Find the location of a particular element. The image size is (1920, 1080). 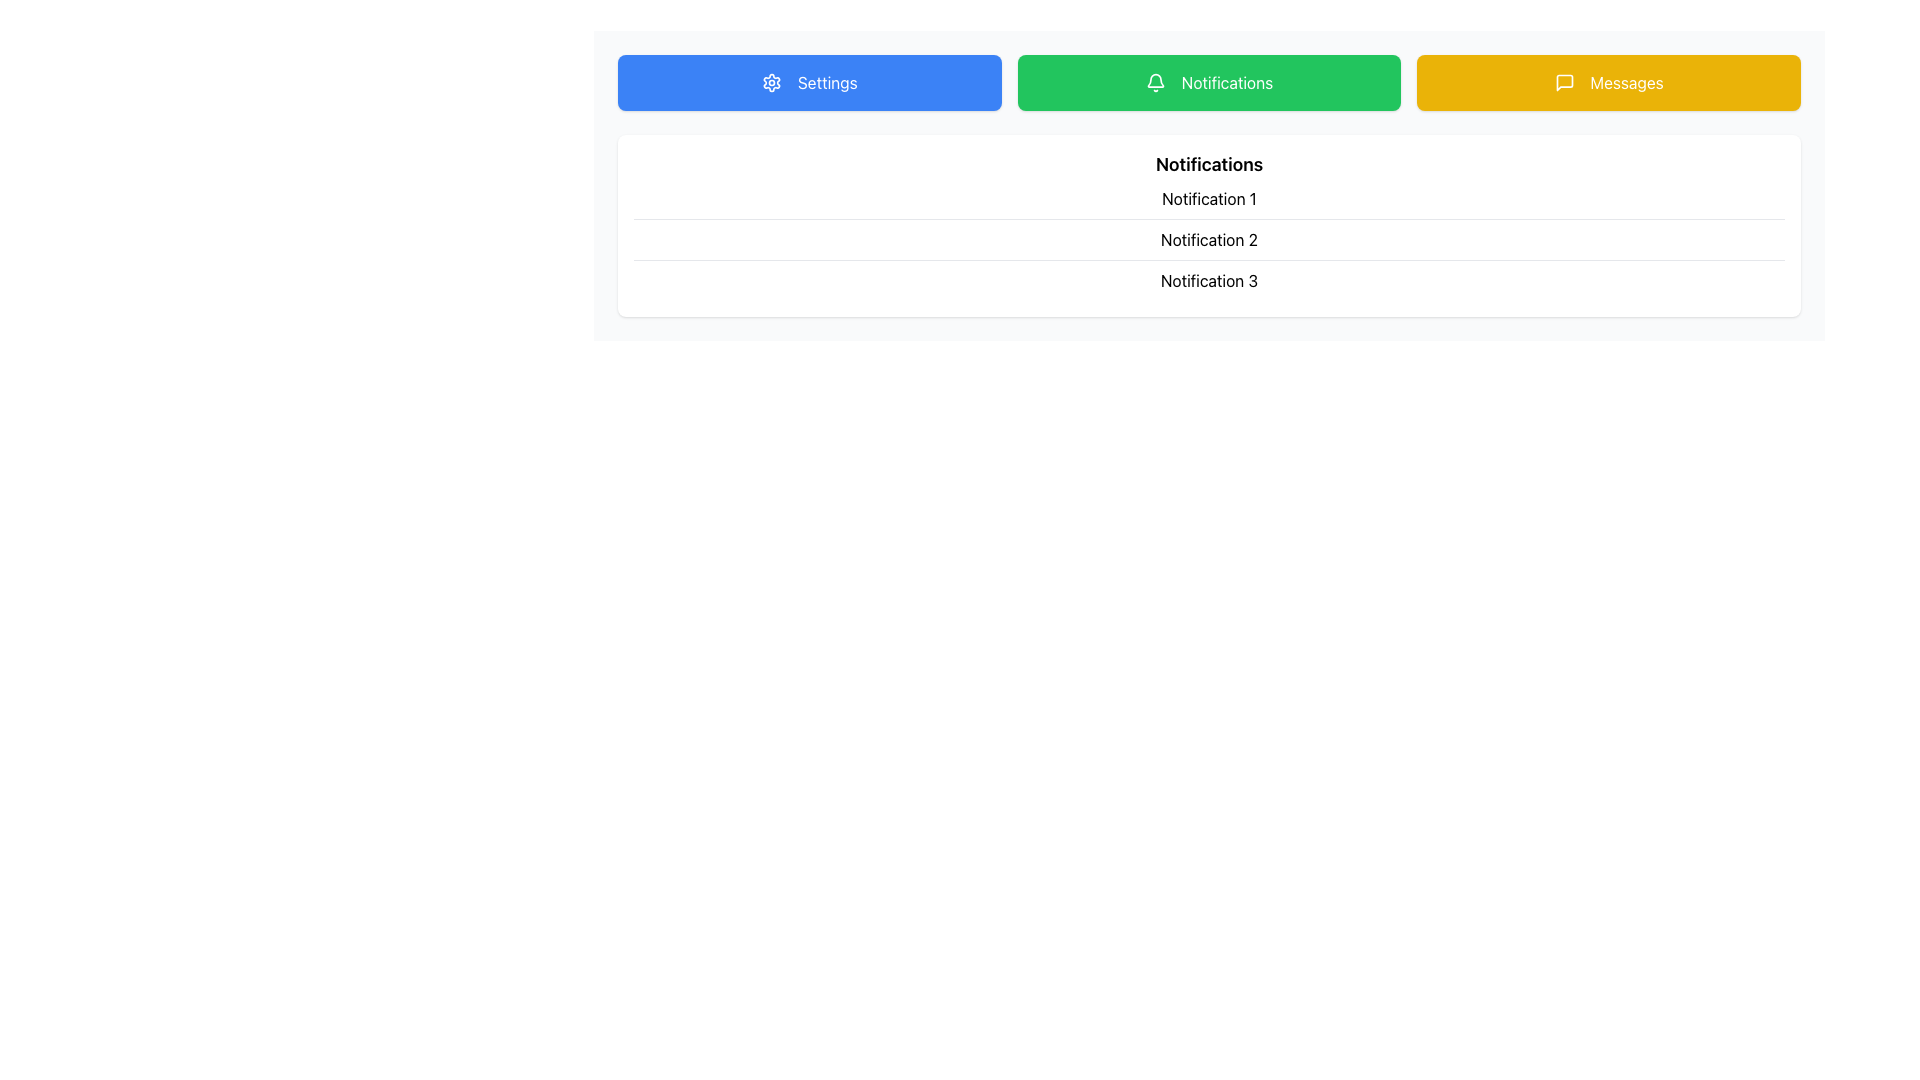

the context of the 'Messages' icon, which is a speech bubble within a yellow button located is located at coordinates (1563, 82).